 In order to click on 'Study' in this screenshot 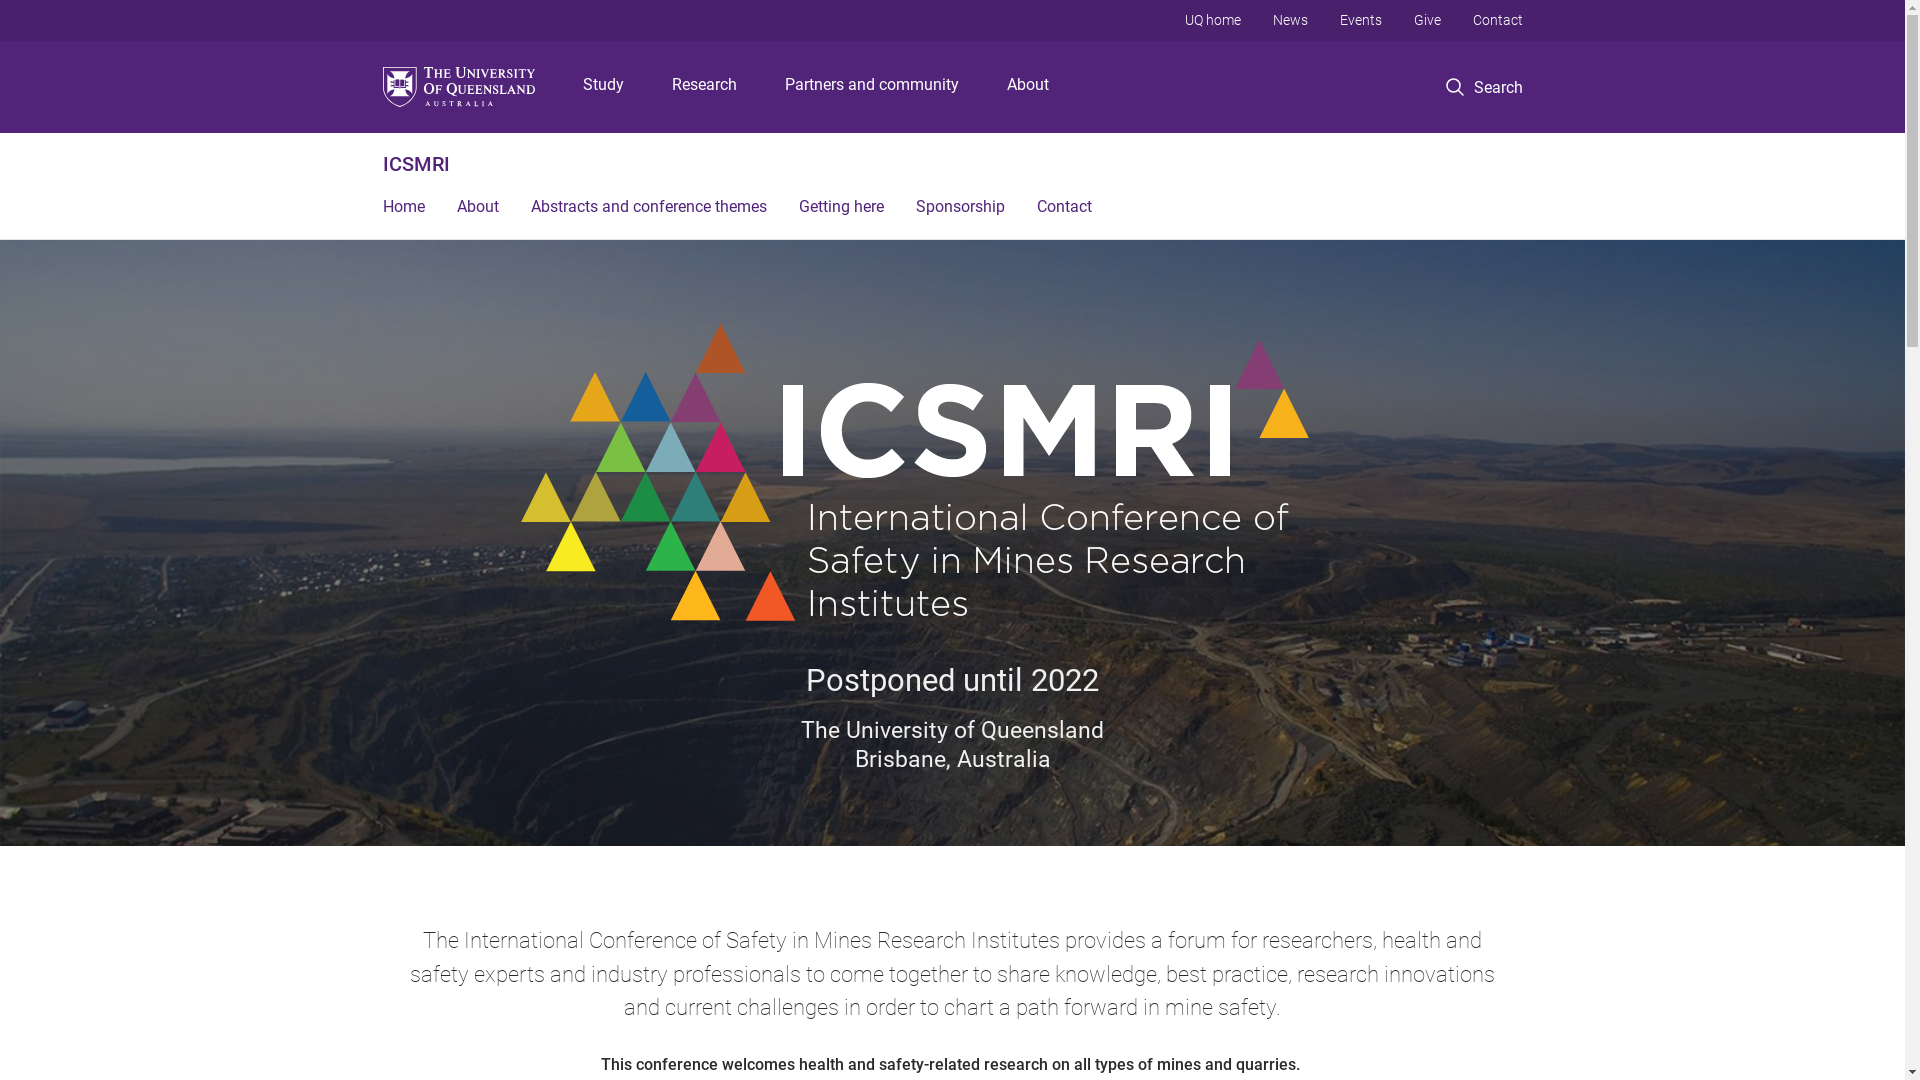, I will do `click(602, 86)`.